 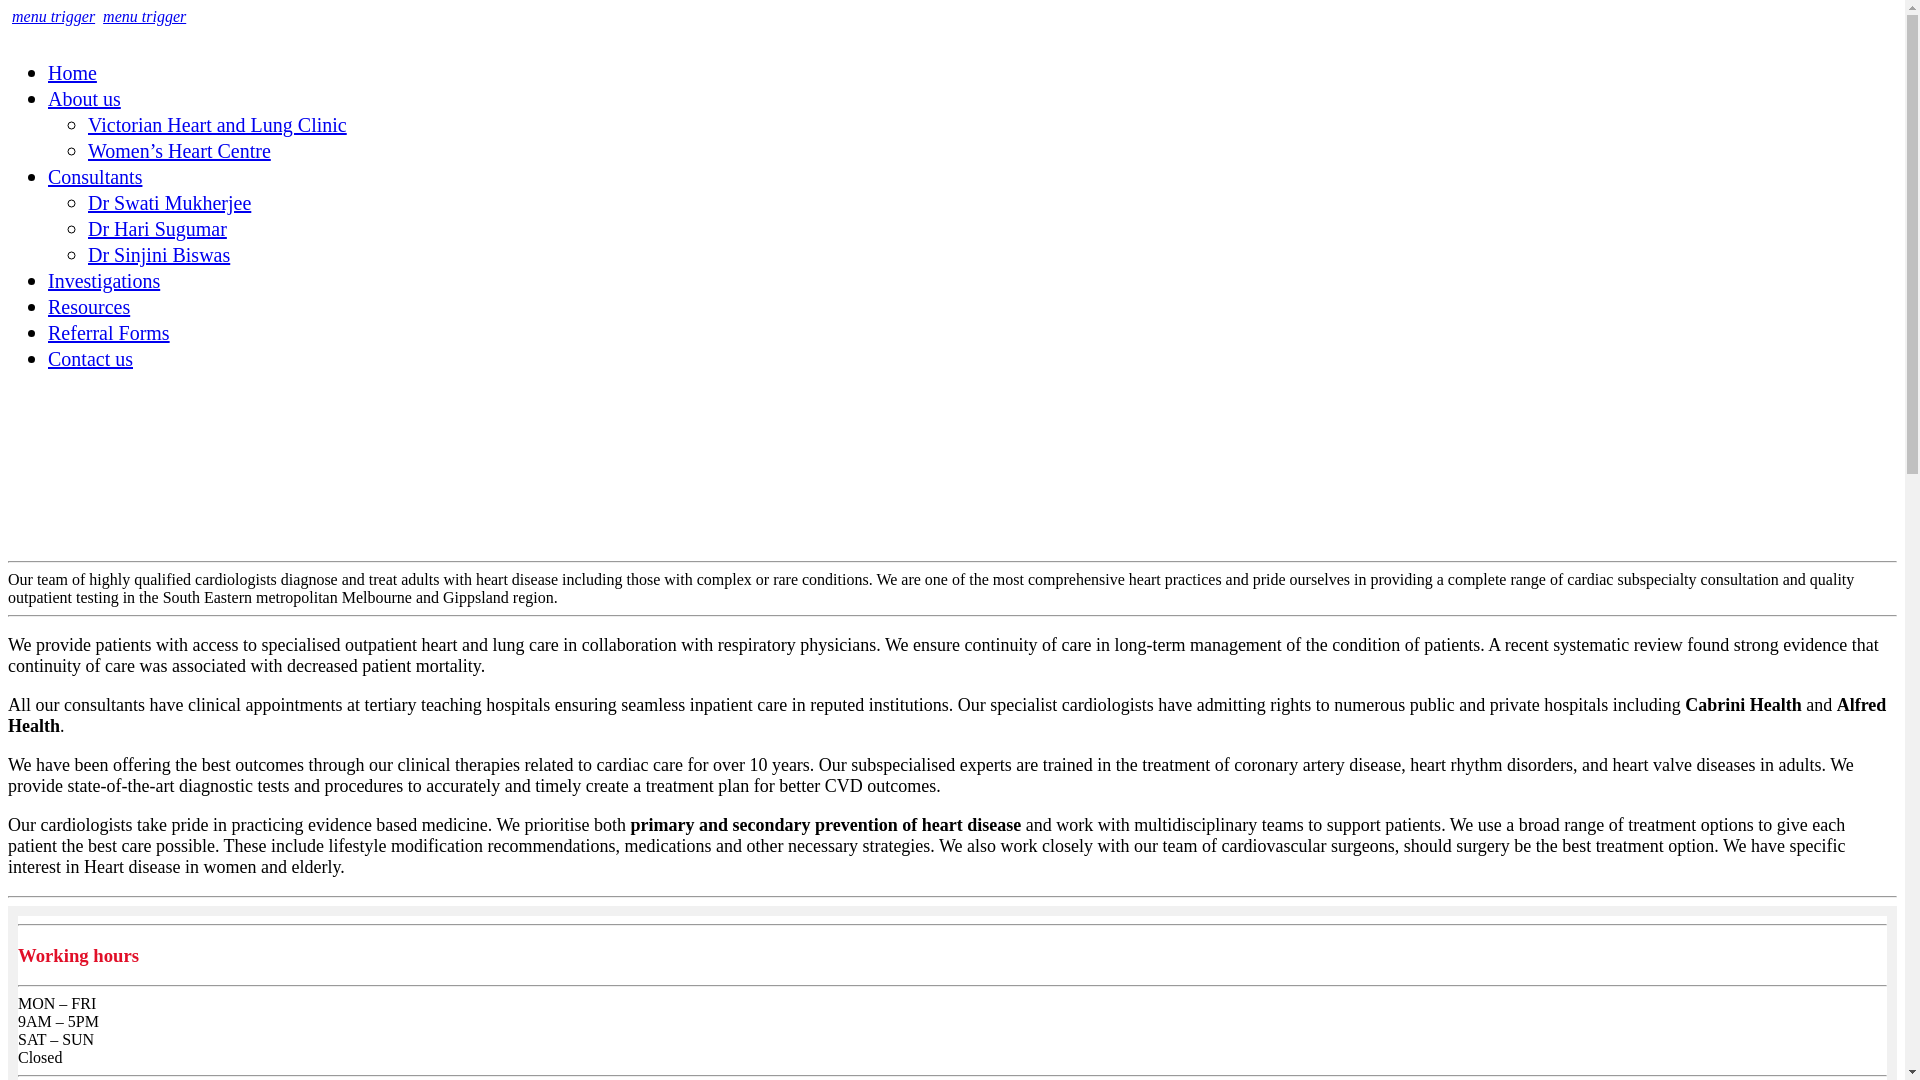 What do you see at coordinates (88, 307) in the screenshot?
I see `'Resources'` at bounding box center [88, 307].